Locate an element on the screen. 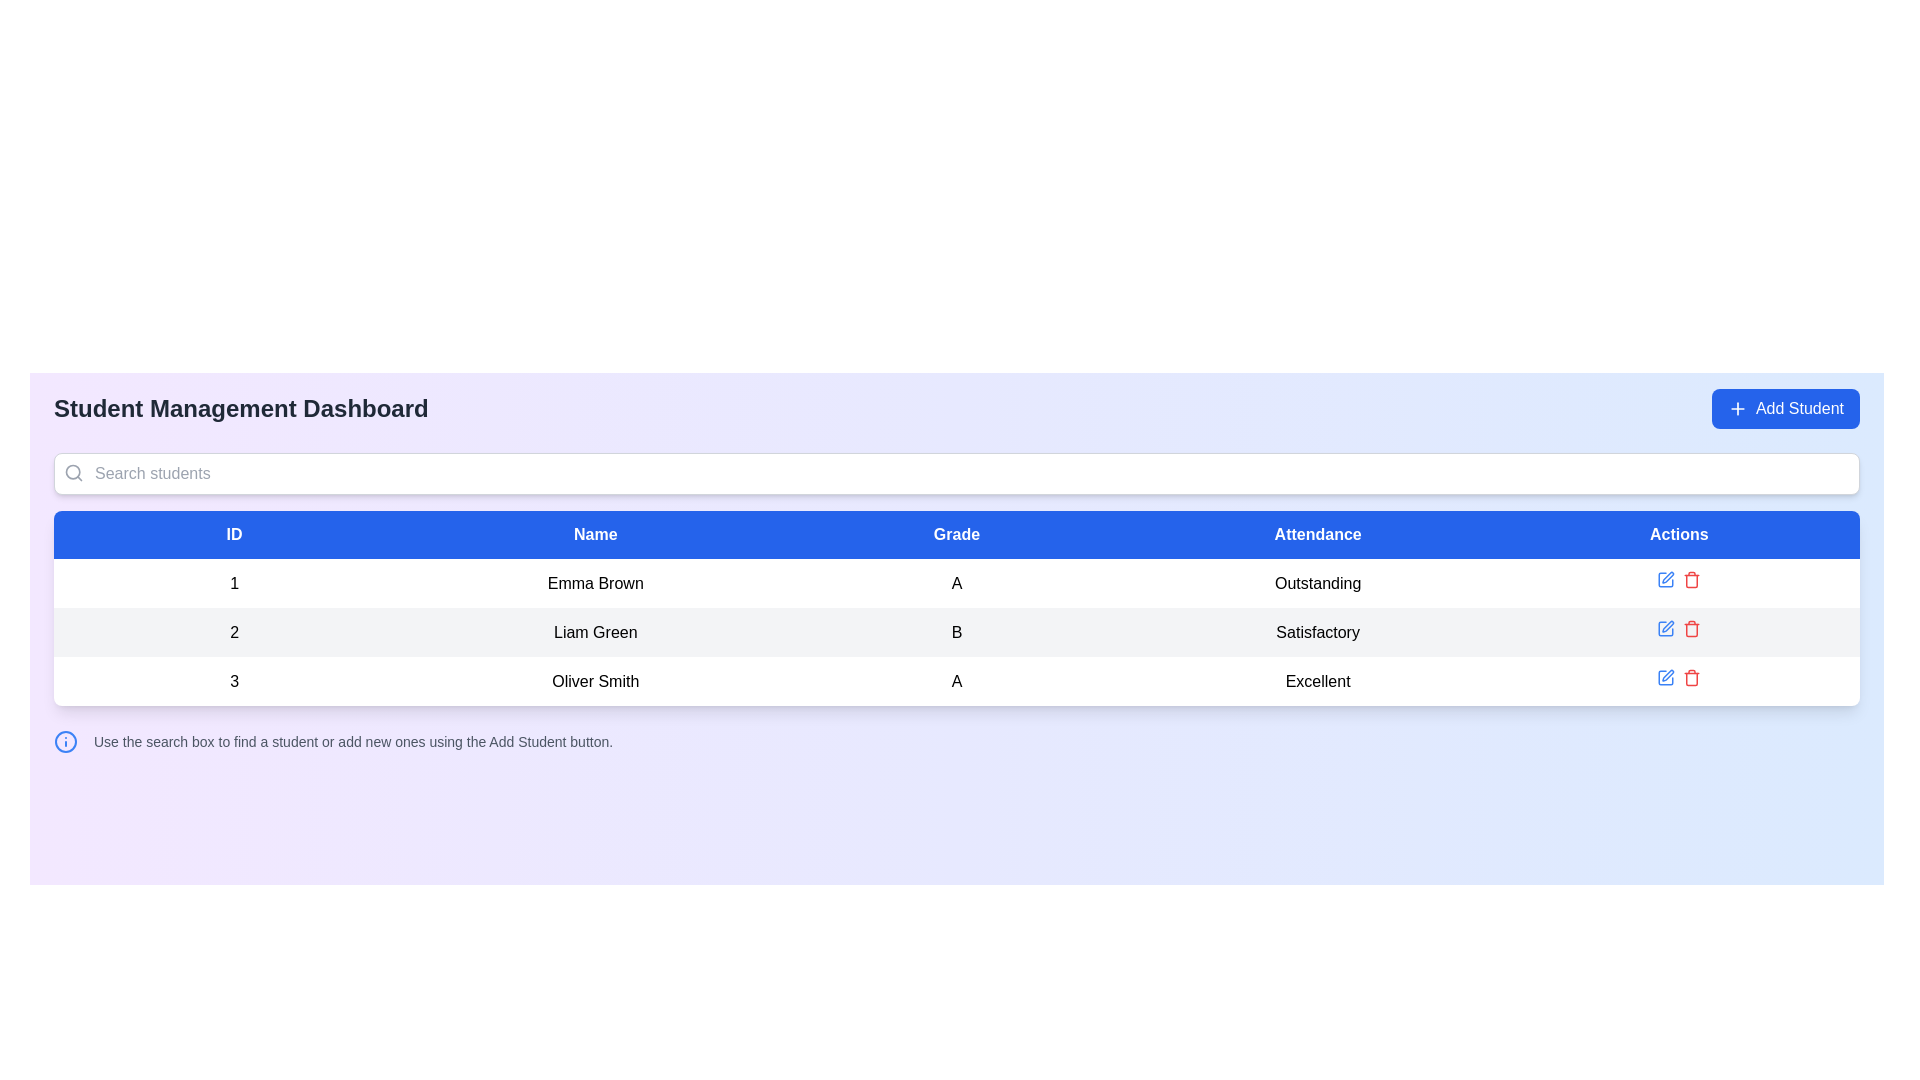 The width and height of the screenshot is (1920, 1080). text from the 'Grade' column header, which is the third header in a row of five headers in the table, positioned between the 'Name' and 'Attendance' headers is located at coordinates (955, 534).